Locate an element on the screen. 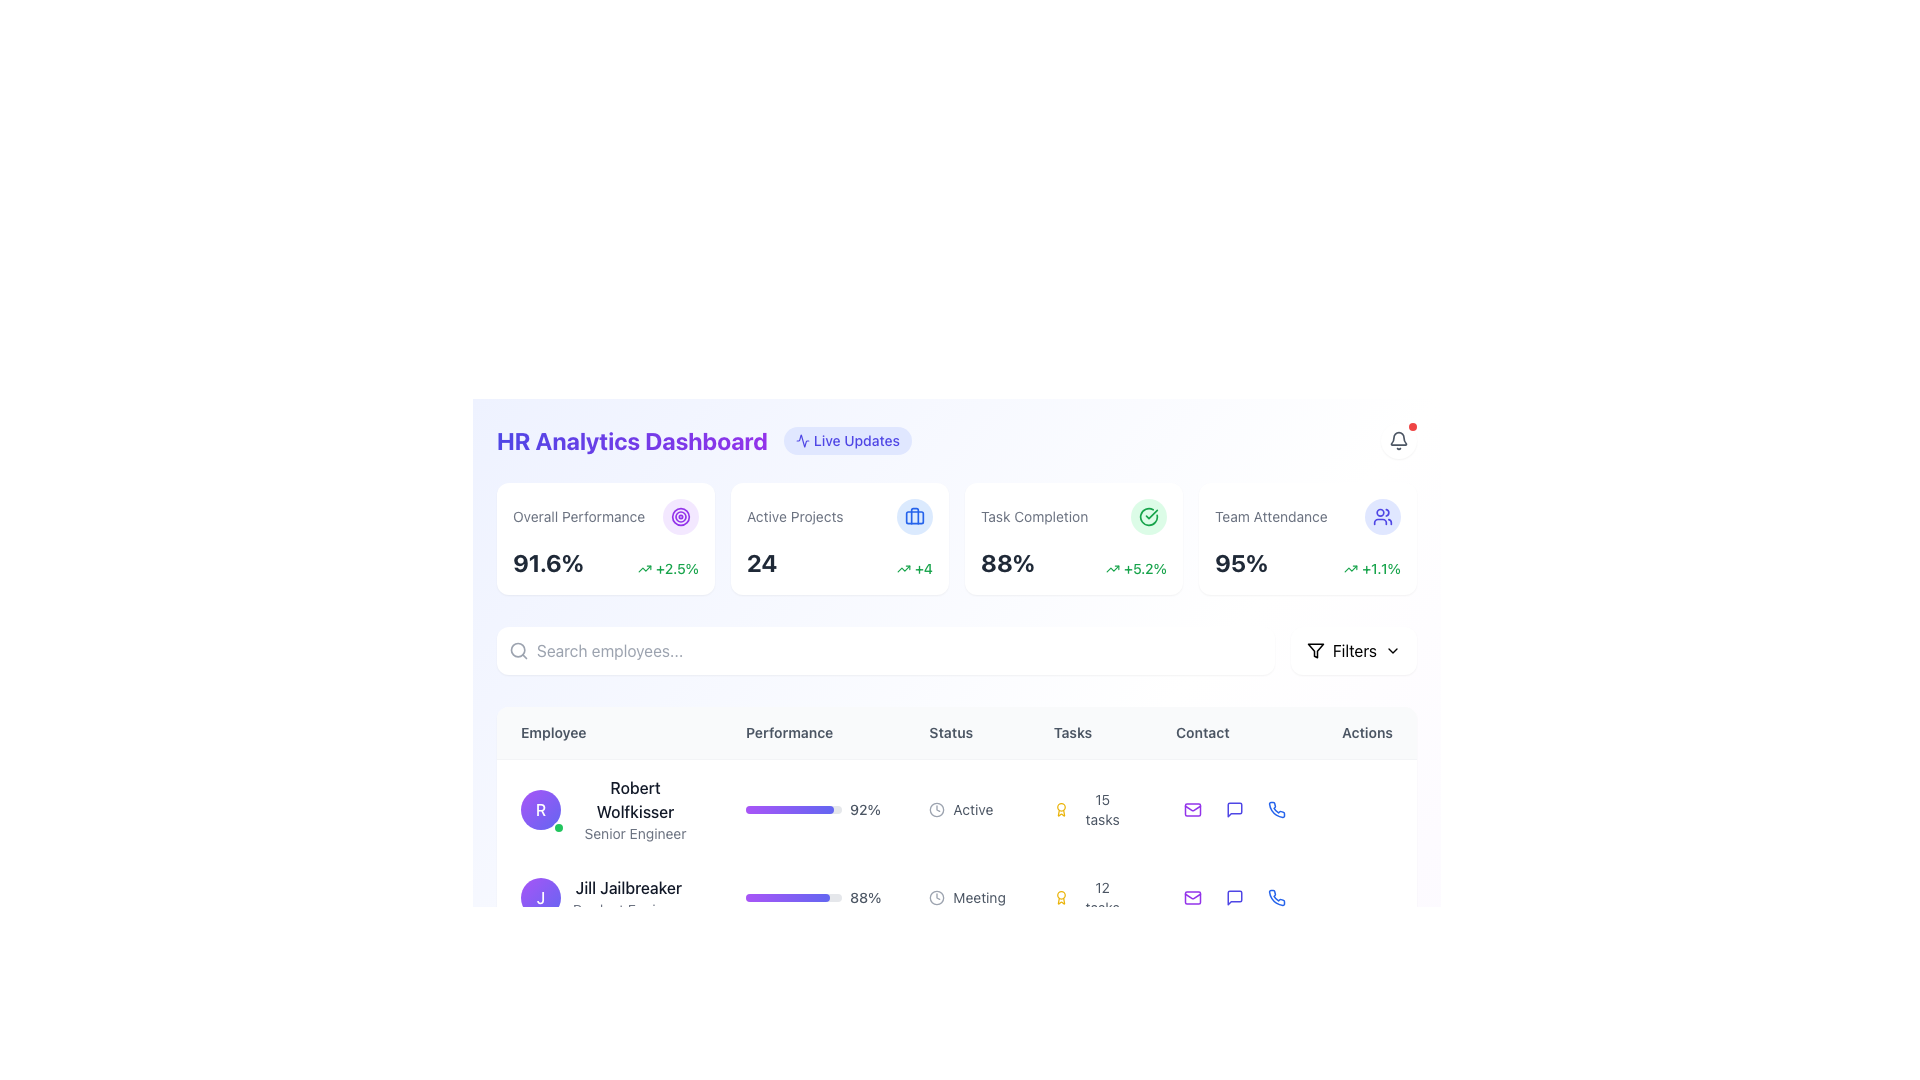 The image size is (1920, 1080). the status text label in the second entry of the employee list is located at coordinates (967, 810).